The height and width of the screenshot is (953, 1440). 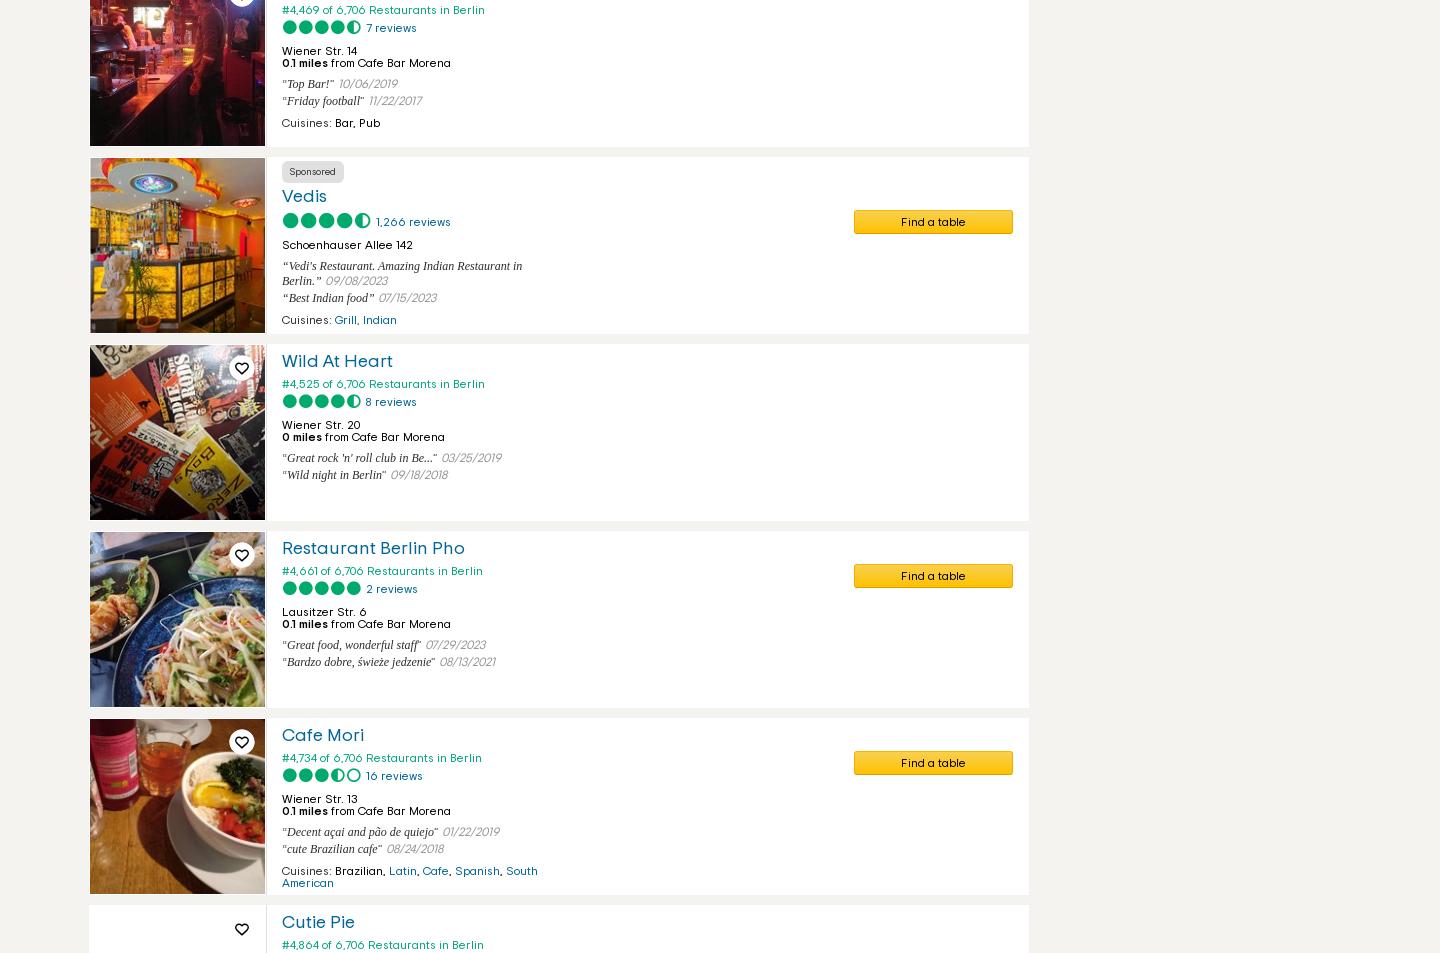 I want to click on 'Restaurant Berlin Pho', so click(x=280, y=549).